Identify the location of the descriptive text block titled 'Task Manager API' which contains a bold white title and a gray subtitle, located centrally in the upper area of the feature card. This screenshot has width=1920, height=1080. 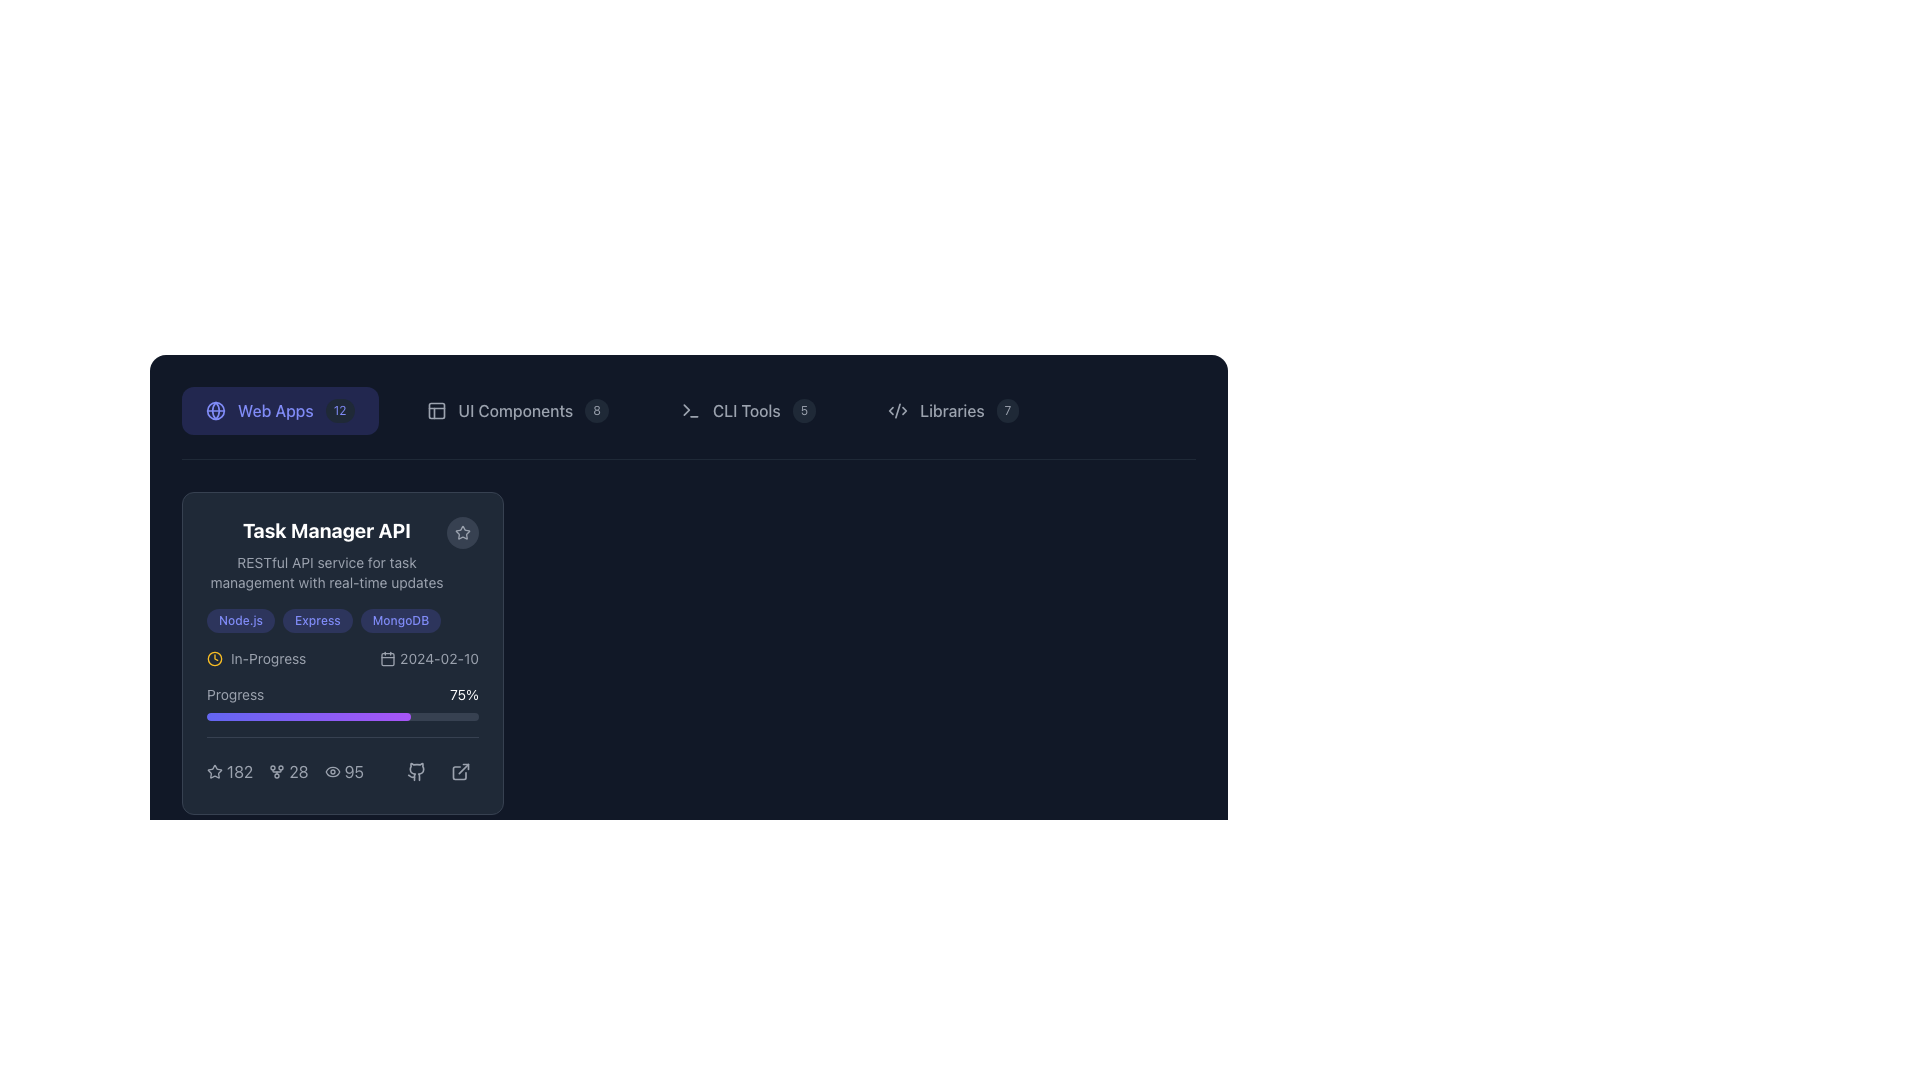
(342, 555).